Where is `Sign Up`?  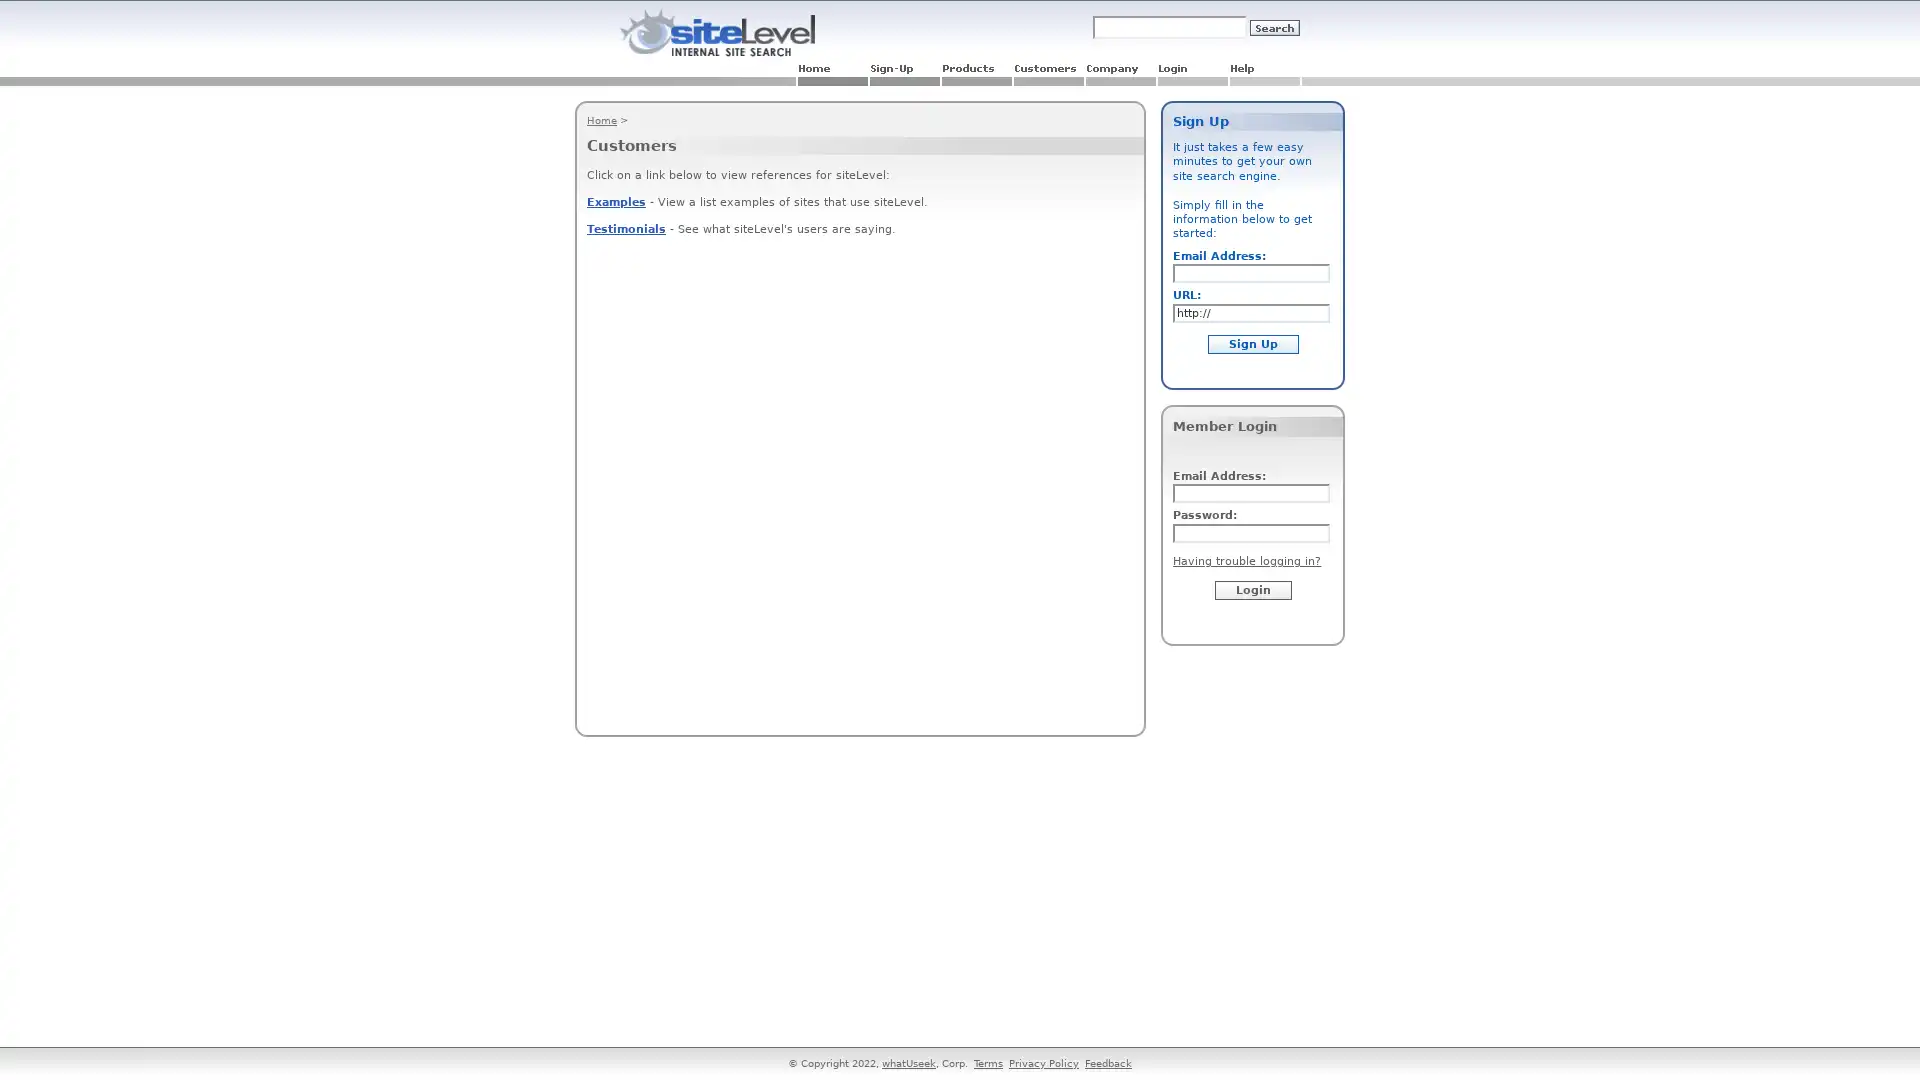
Sign Up is located at coordinates (1251, 342).